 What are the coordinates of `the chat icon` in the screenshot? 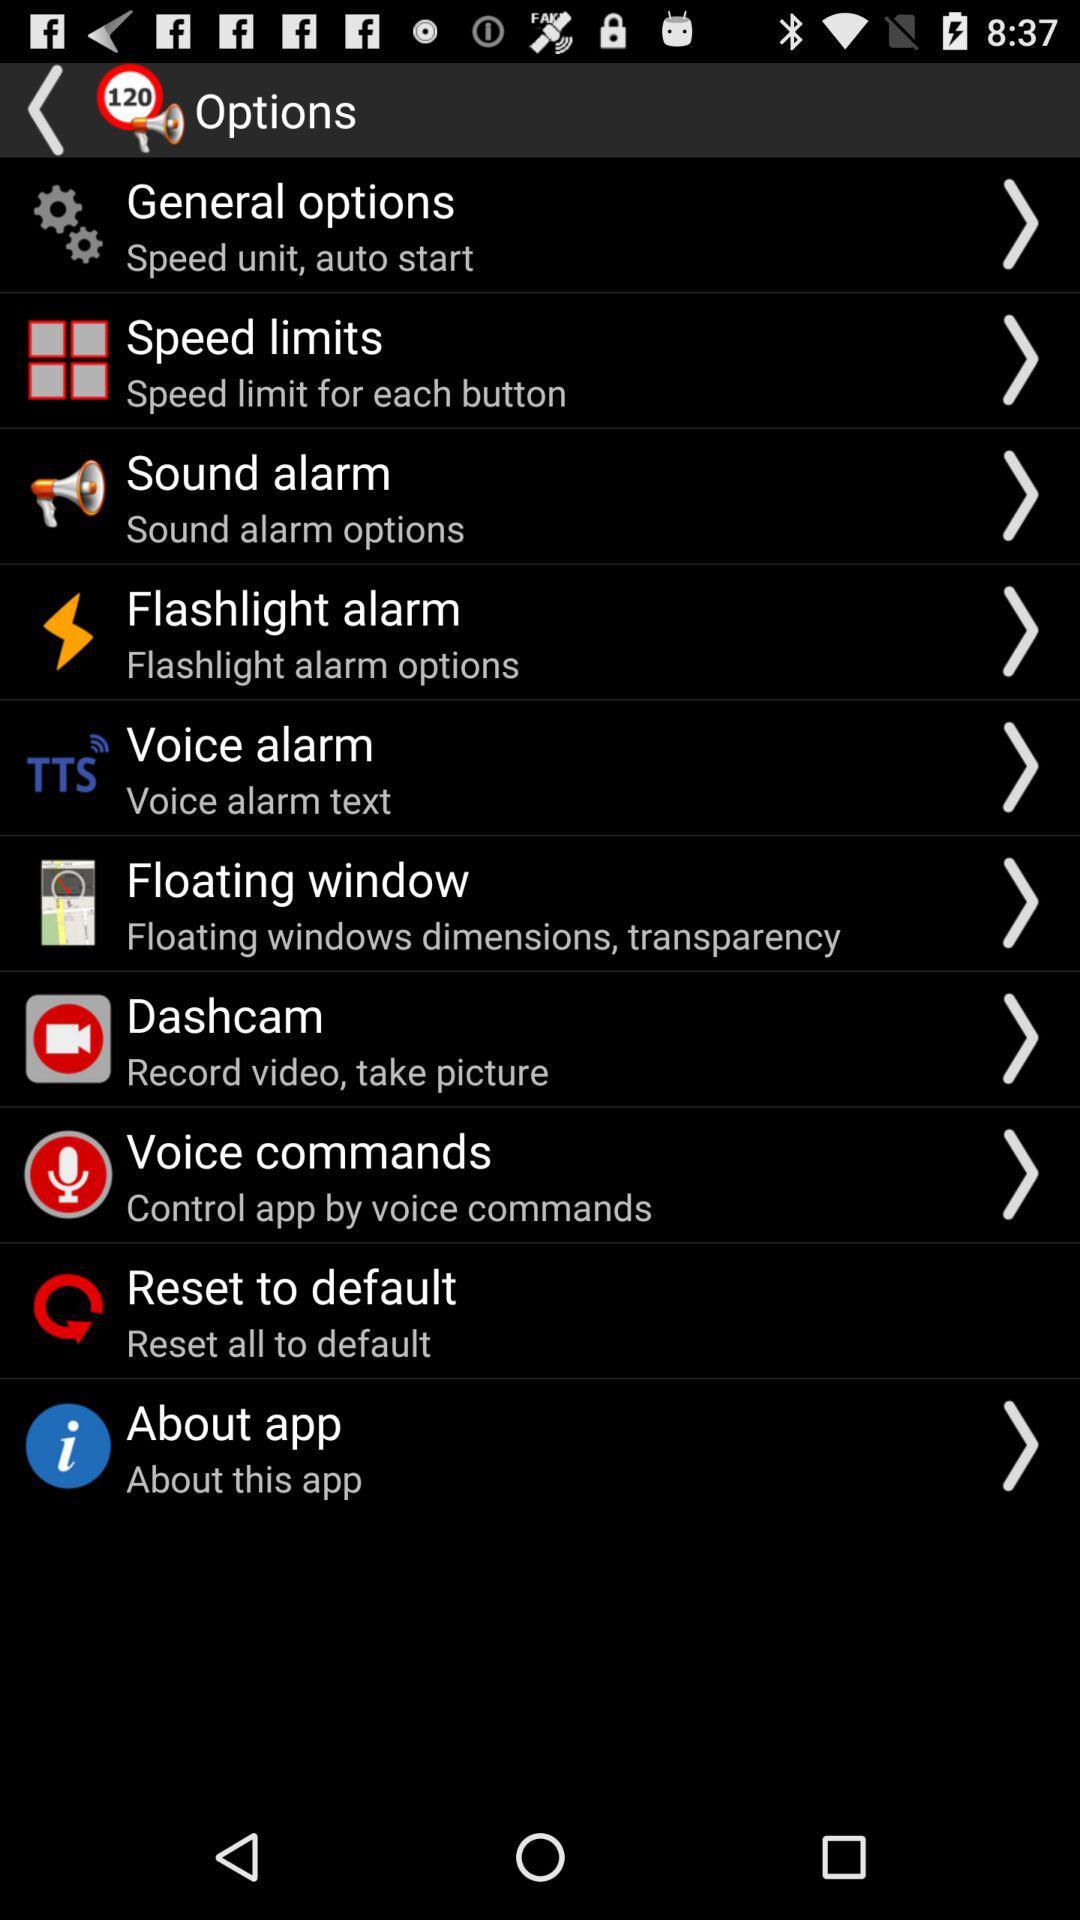 It's located at (140, 117).